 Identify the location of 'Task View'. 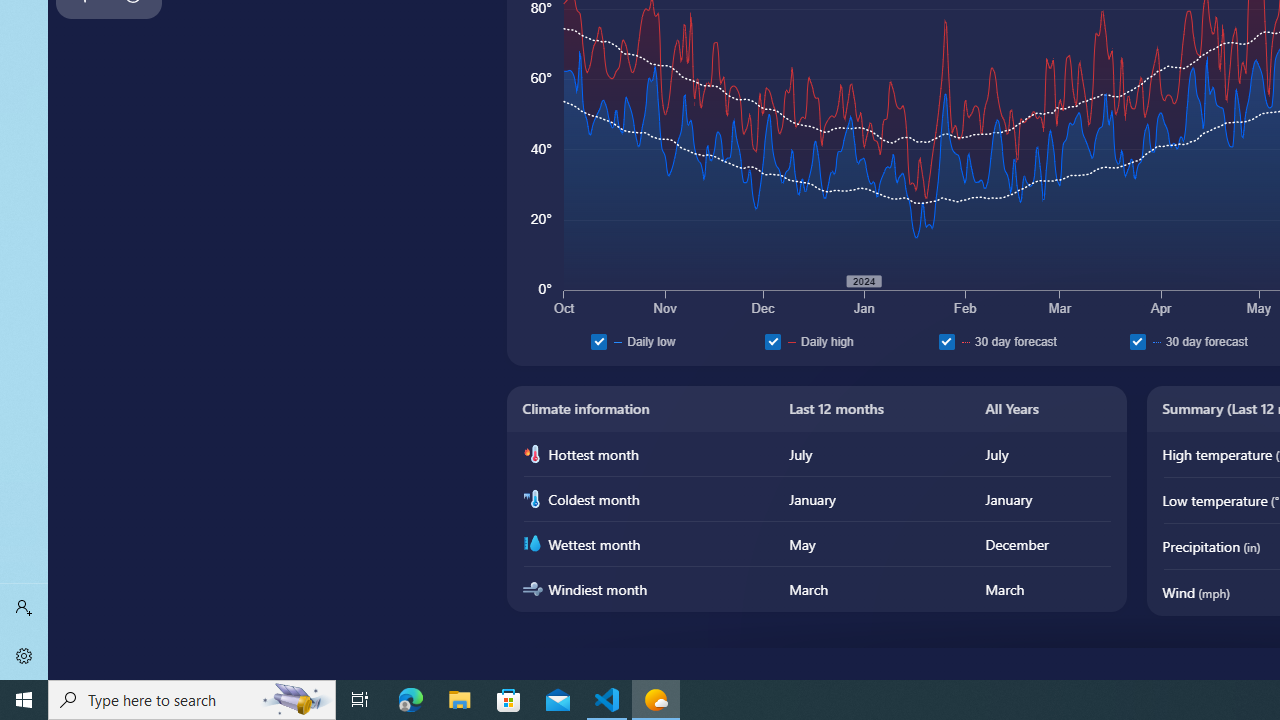
(359, 698).